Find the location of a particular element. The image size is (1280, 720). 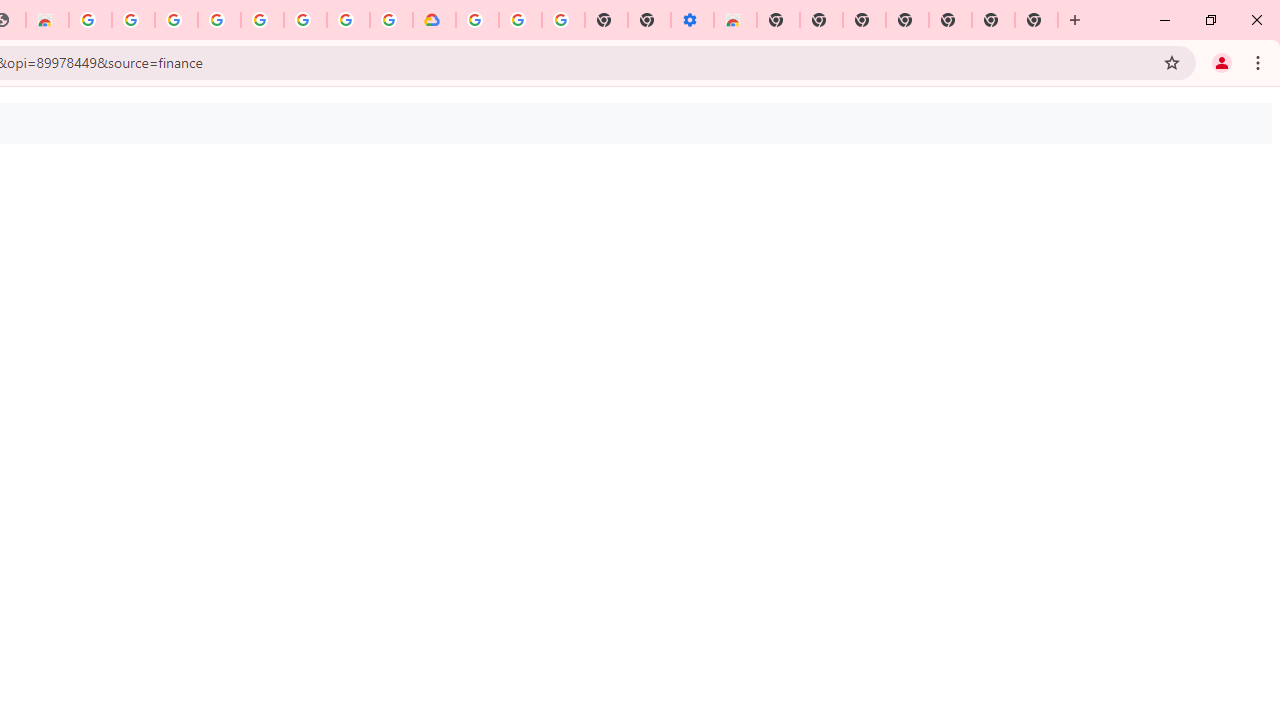

'Settings - Accessibility' is located at coordinates (692, 20).